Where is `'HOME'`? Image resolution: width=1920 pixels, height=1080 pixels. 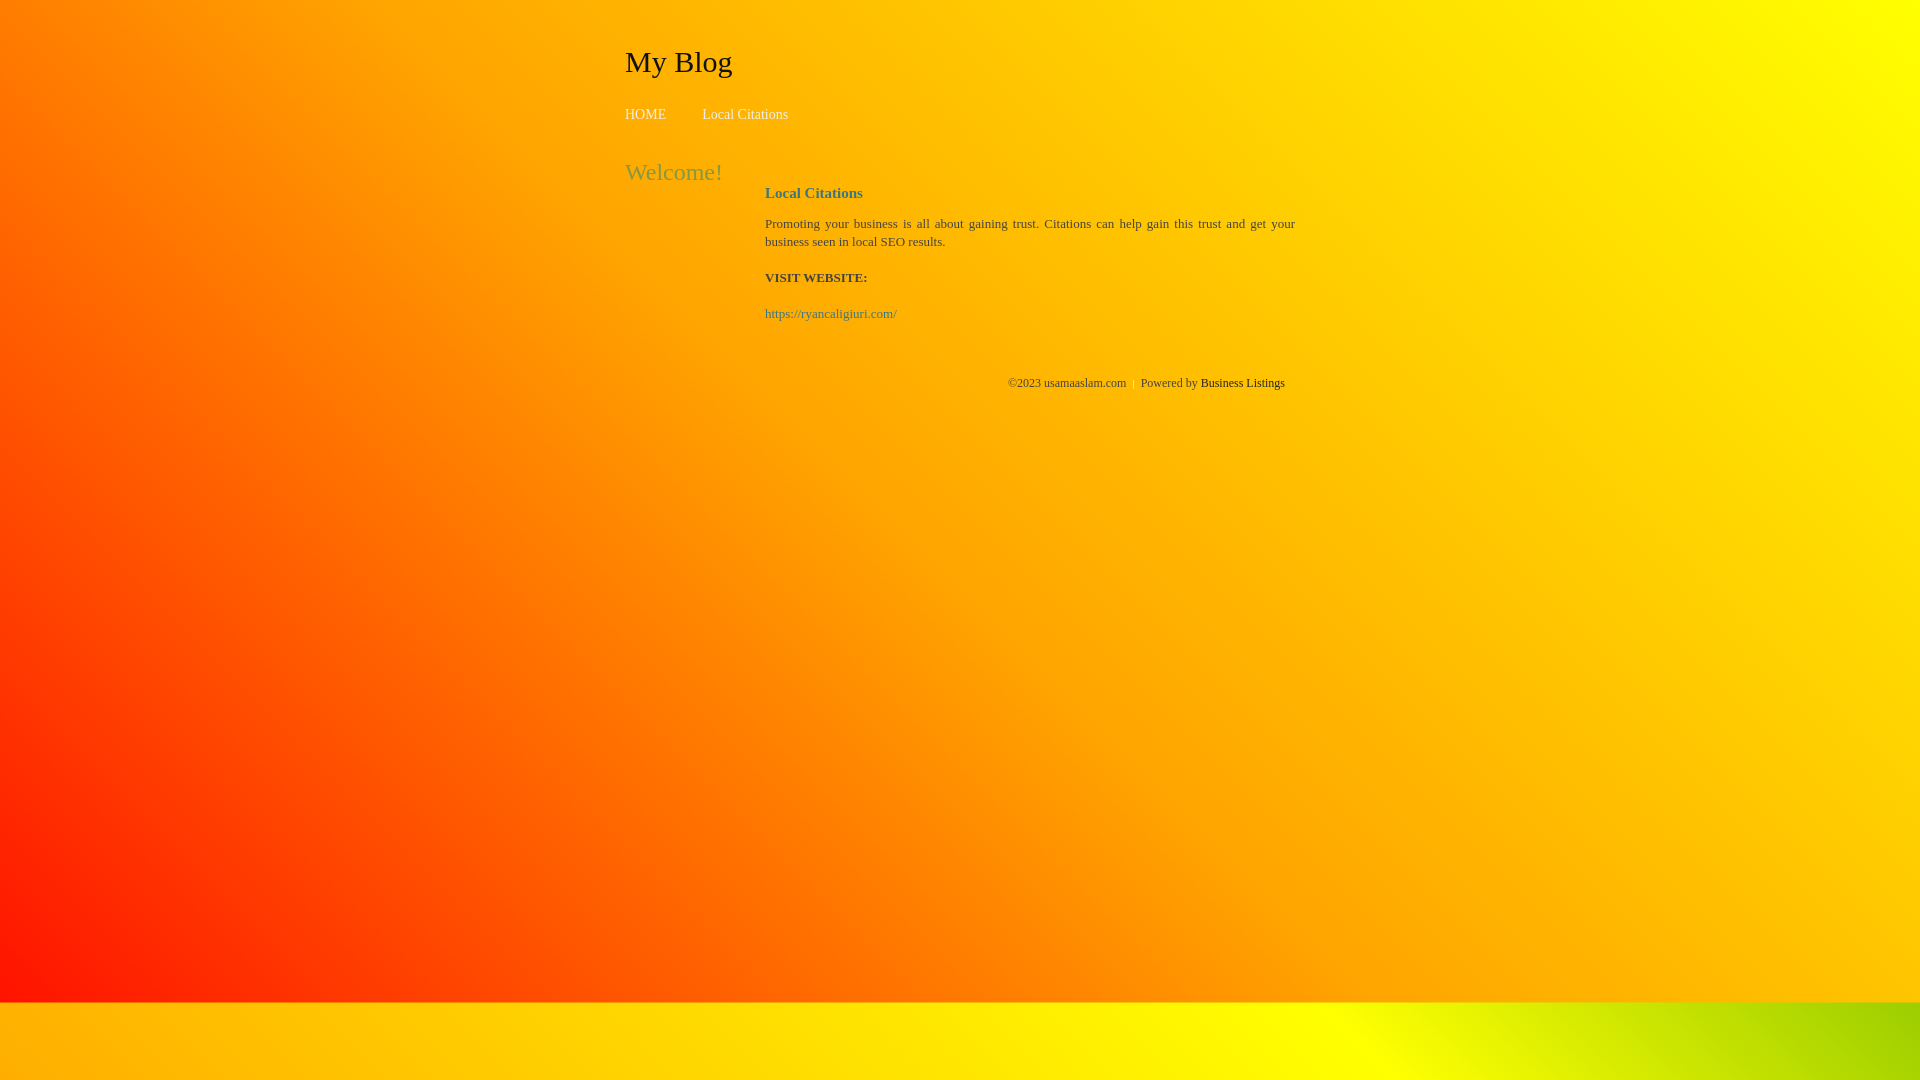 'HOME' is located at coordinates (623, 114).